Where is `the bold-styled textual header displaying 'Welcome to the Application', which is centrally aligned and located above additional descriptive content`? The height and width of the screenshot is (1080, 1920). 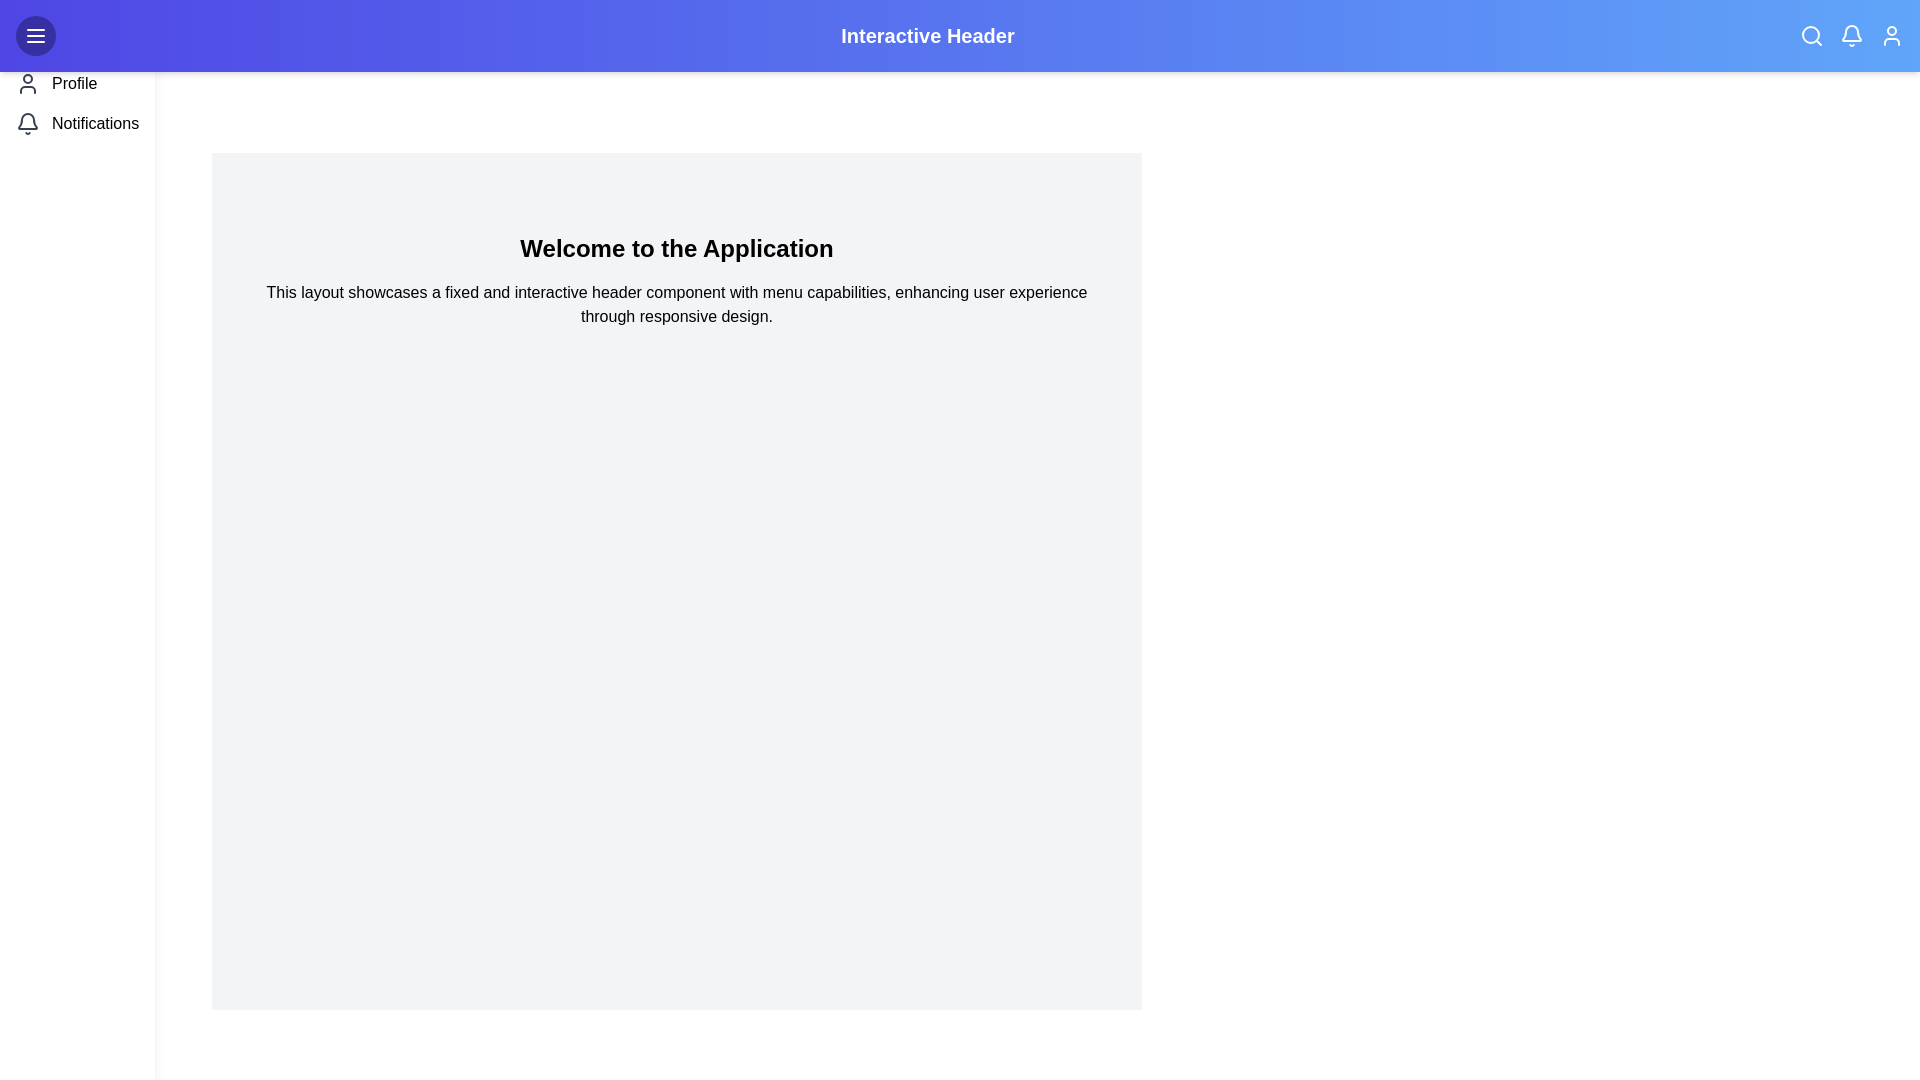 the bold-styled textual header displaying 'Welcome to the Application', which is centrally aligned and located above additional descriptive content is located at coordinates (676, 248).